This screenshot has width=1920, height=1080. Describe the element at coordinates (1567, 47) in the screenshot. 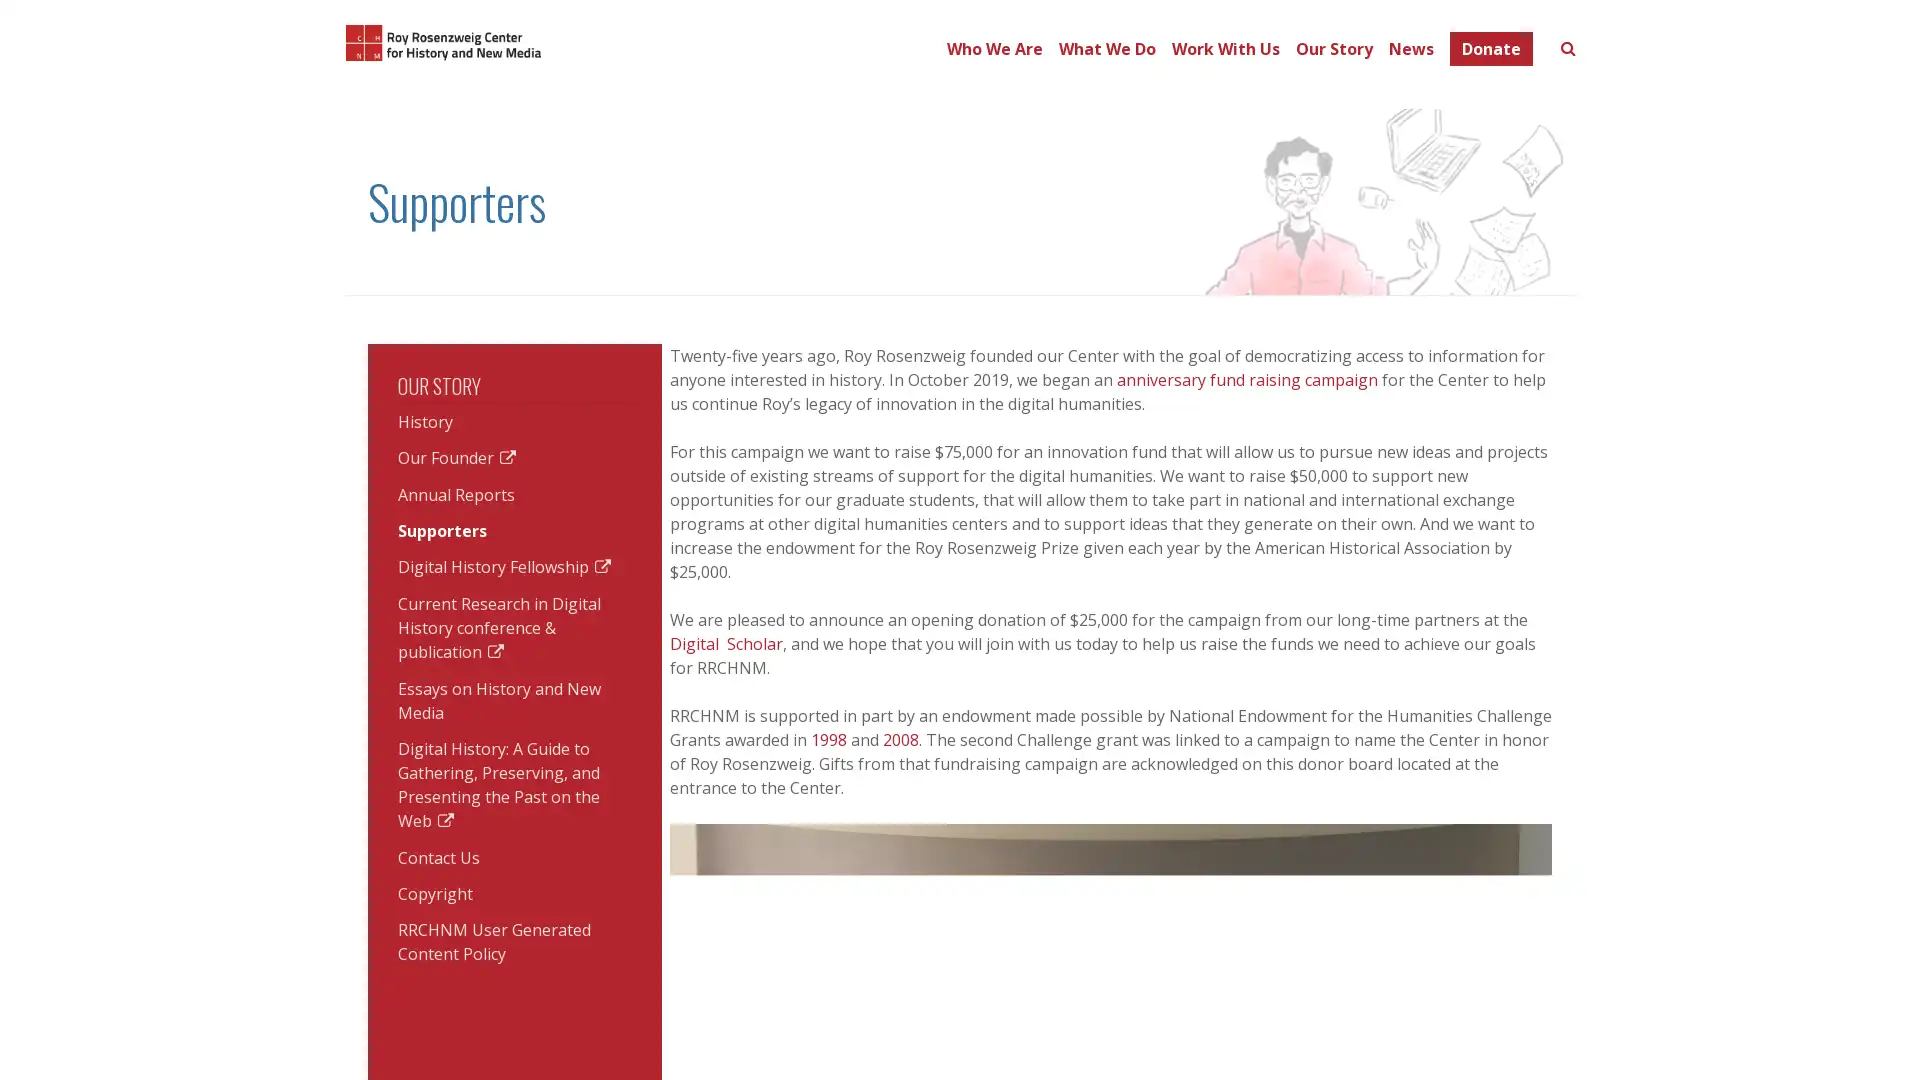

I see `Toggle search form` at that location.